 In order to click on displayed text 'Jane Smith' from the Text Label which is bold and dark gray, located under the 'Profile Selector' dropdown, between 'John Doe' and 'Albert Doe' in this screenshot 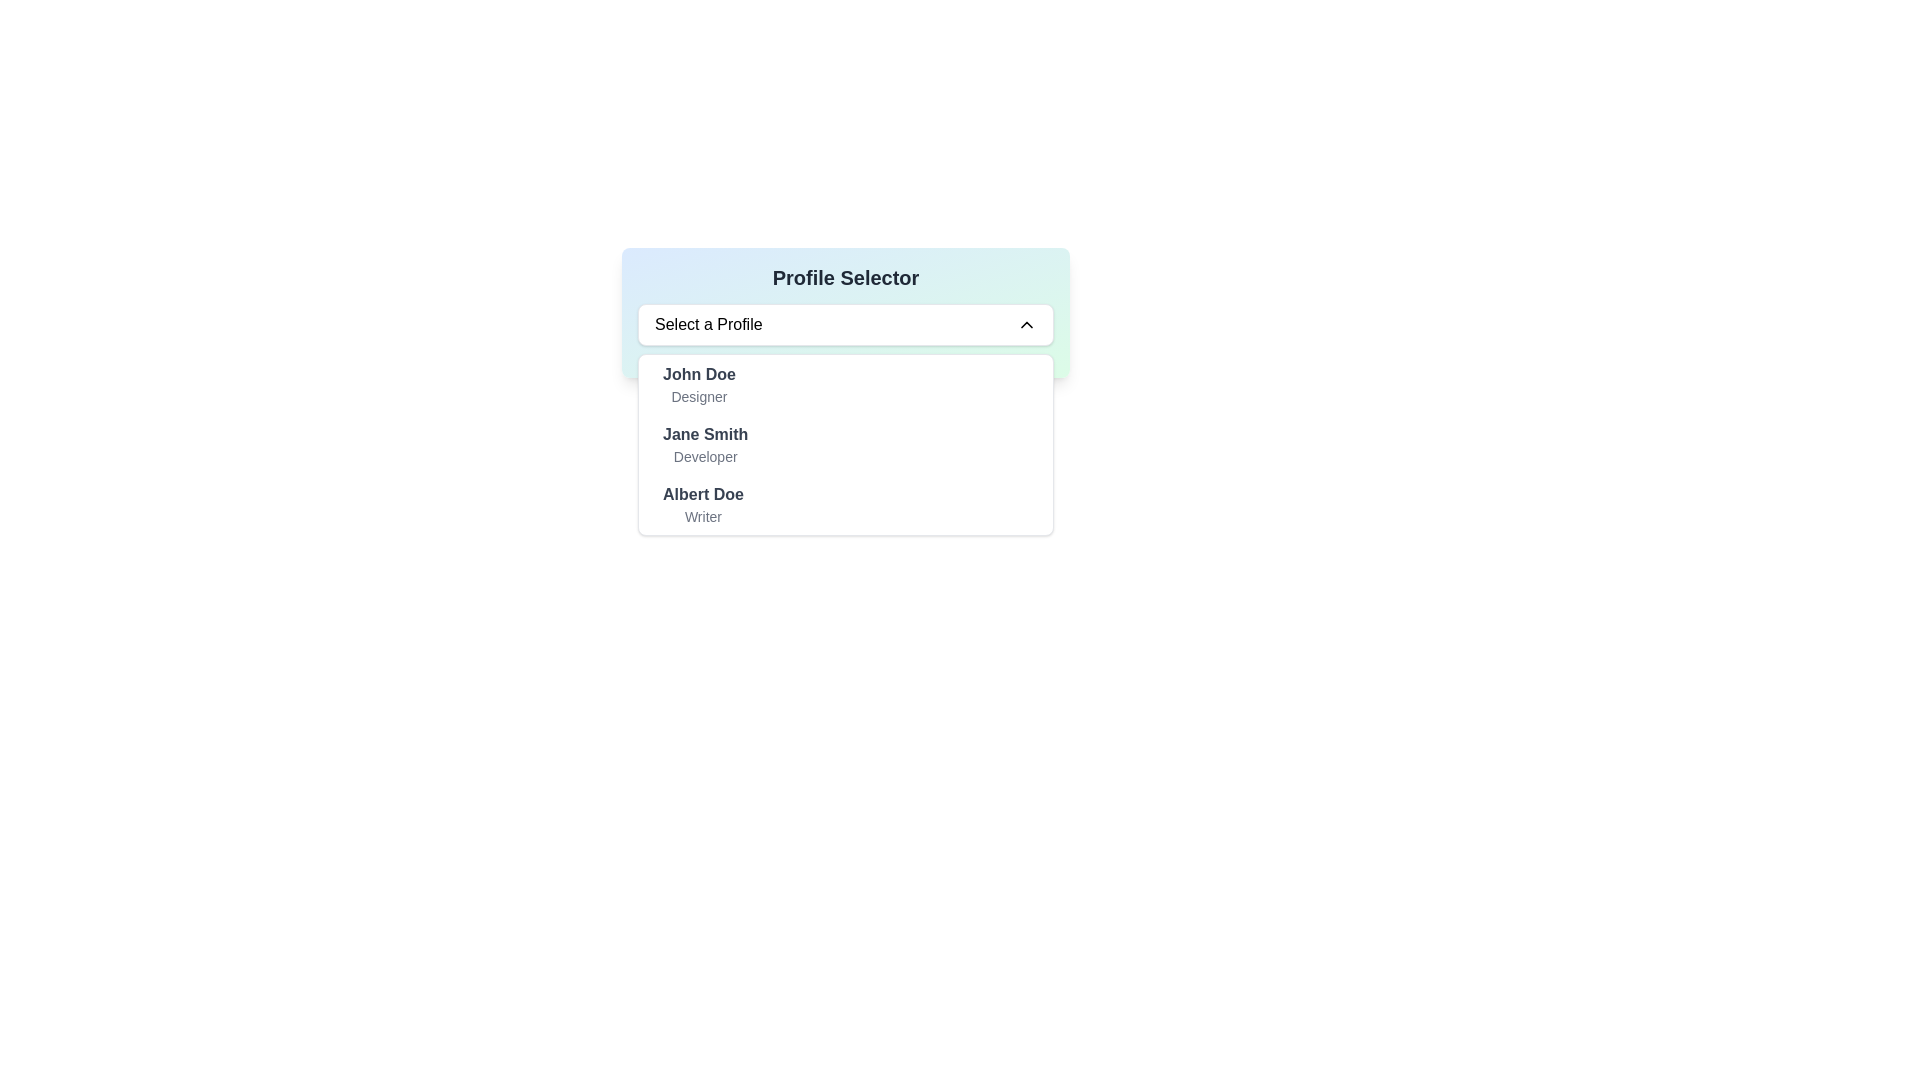, I will do `click(705, 434)`.